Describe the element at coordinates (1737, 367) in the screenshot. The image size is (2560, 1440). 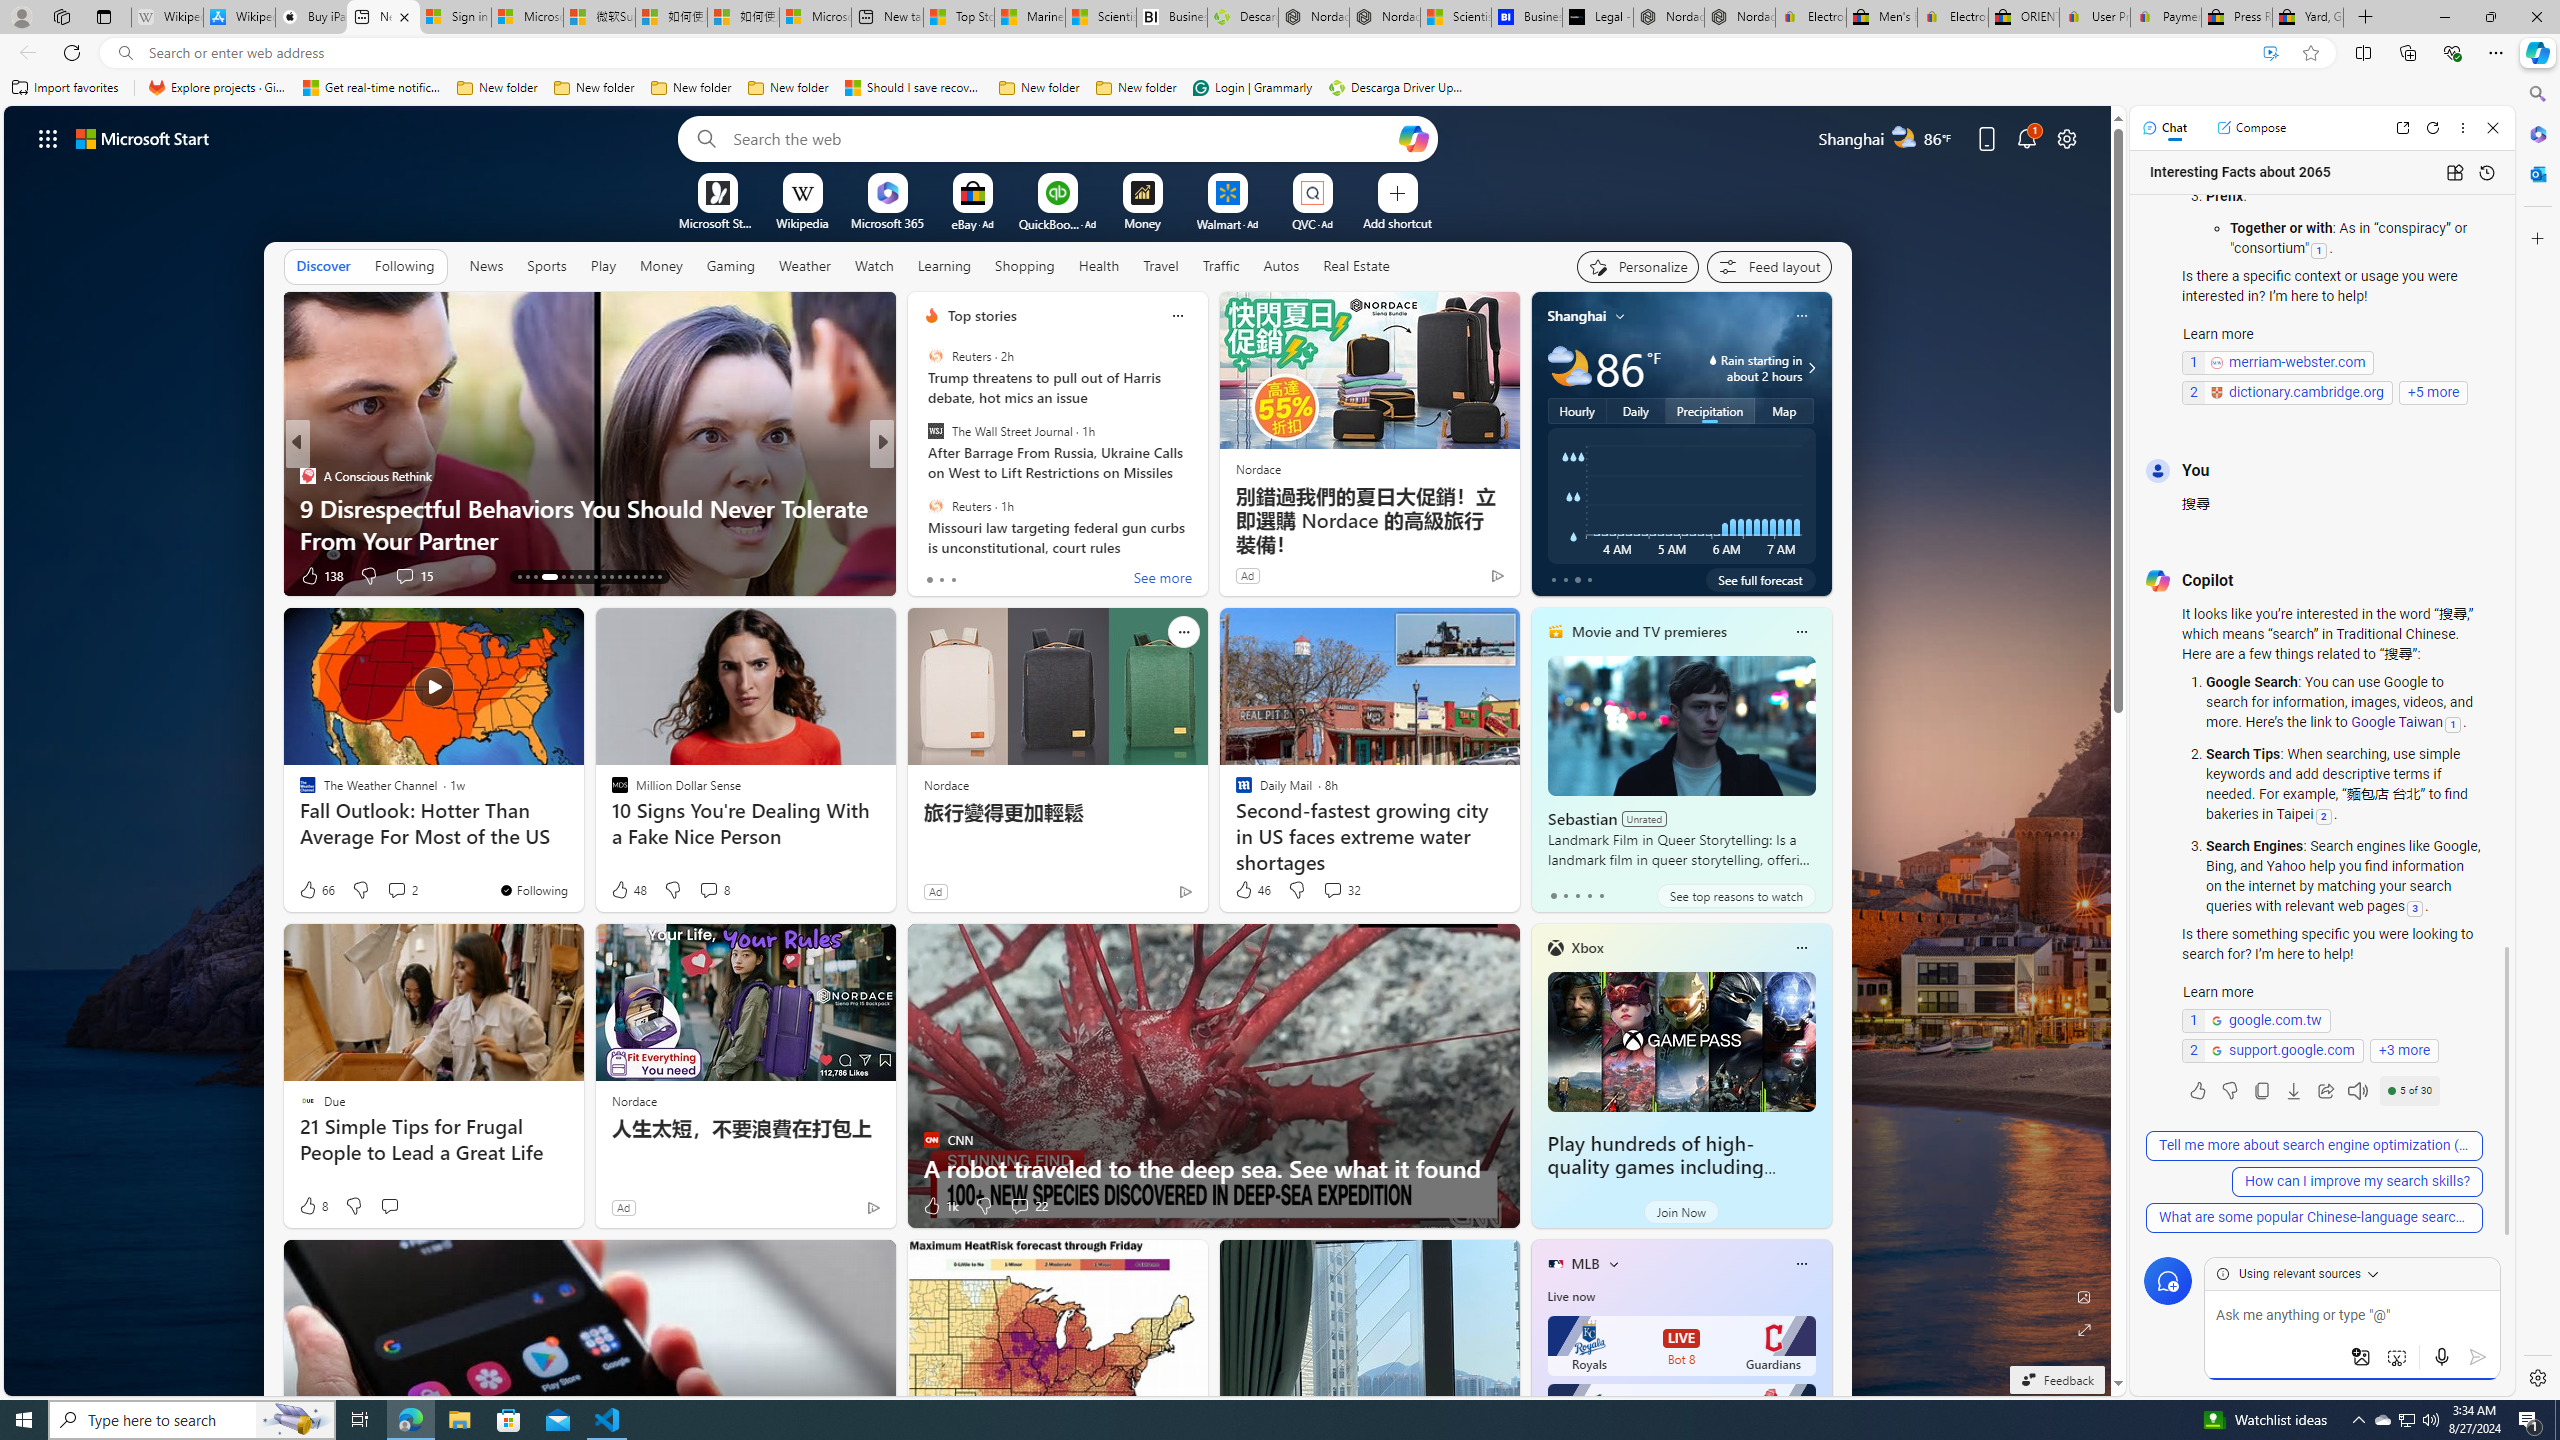
I see `'water-drop-icon Rain starting in about 2 hours'` at that location.